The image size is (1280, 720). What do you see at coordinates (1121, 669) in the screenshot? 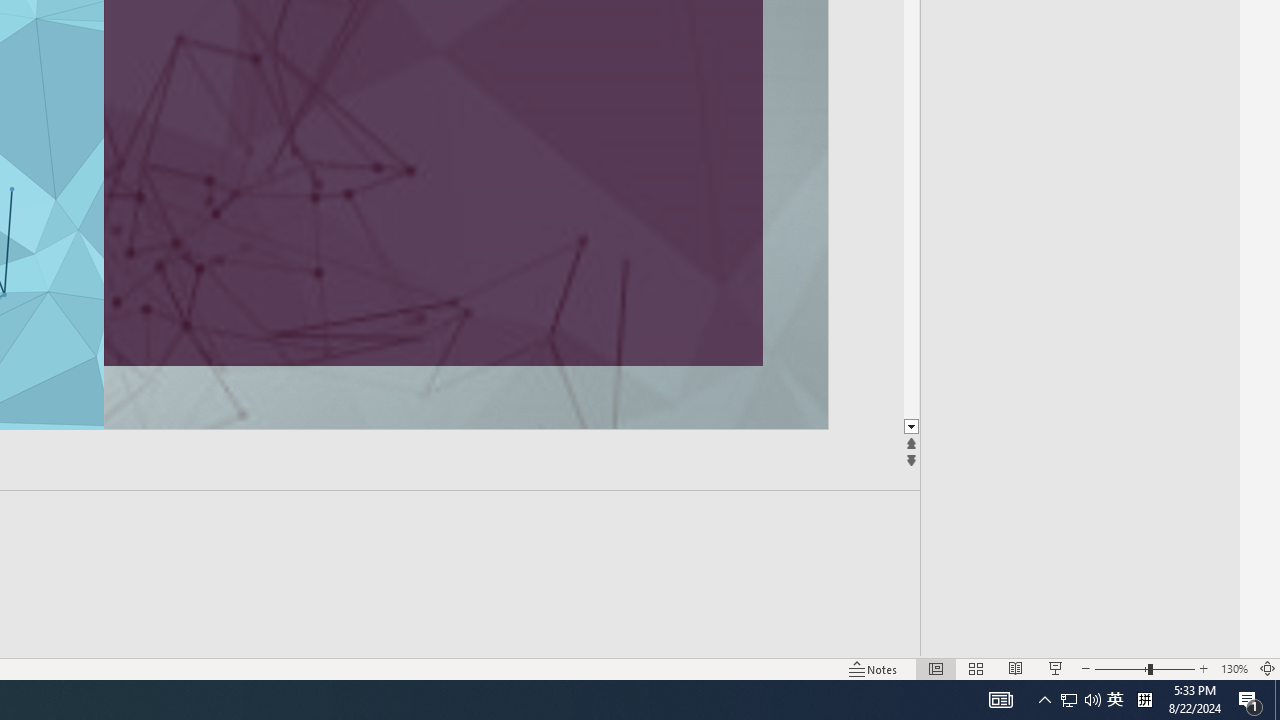
I see `'Zoom Out'` at bounding box center [1121, 669].